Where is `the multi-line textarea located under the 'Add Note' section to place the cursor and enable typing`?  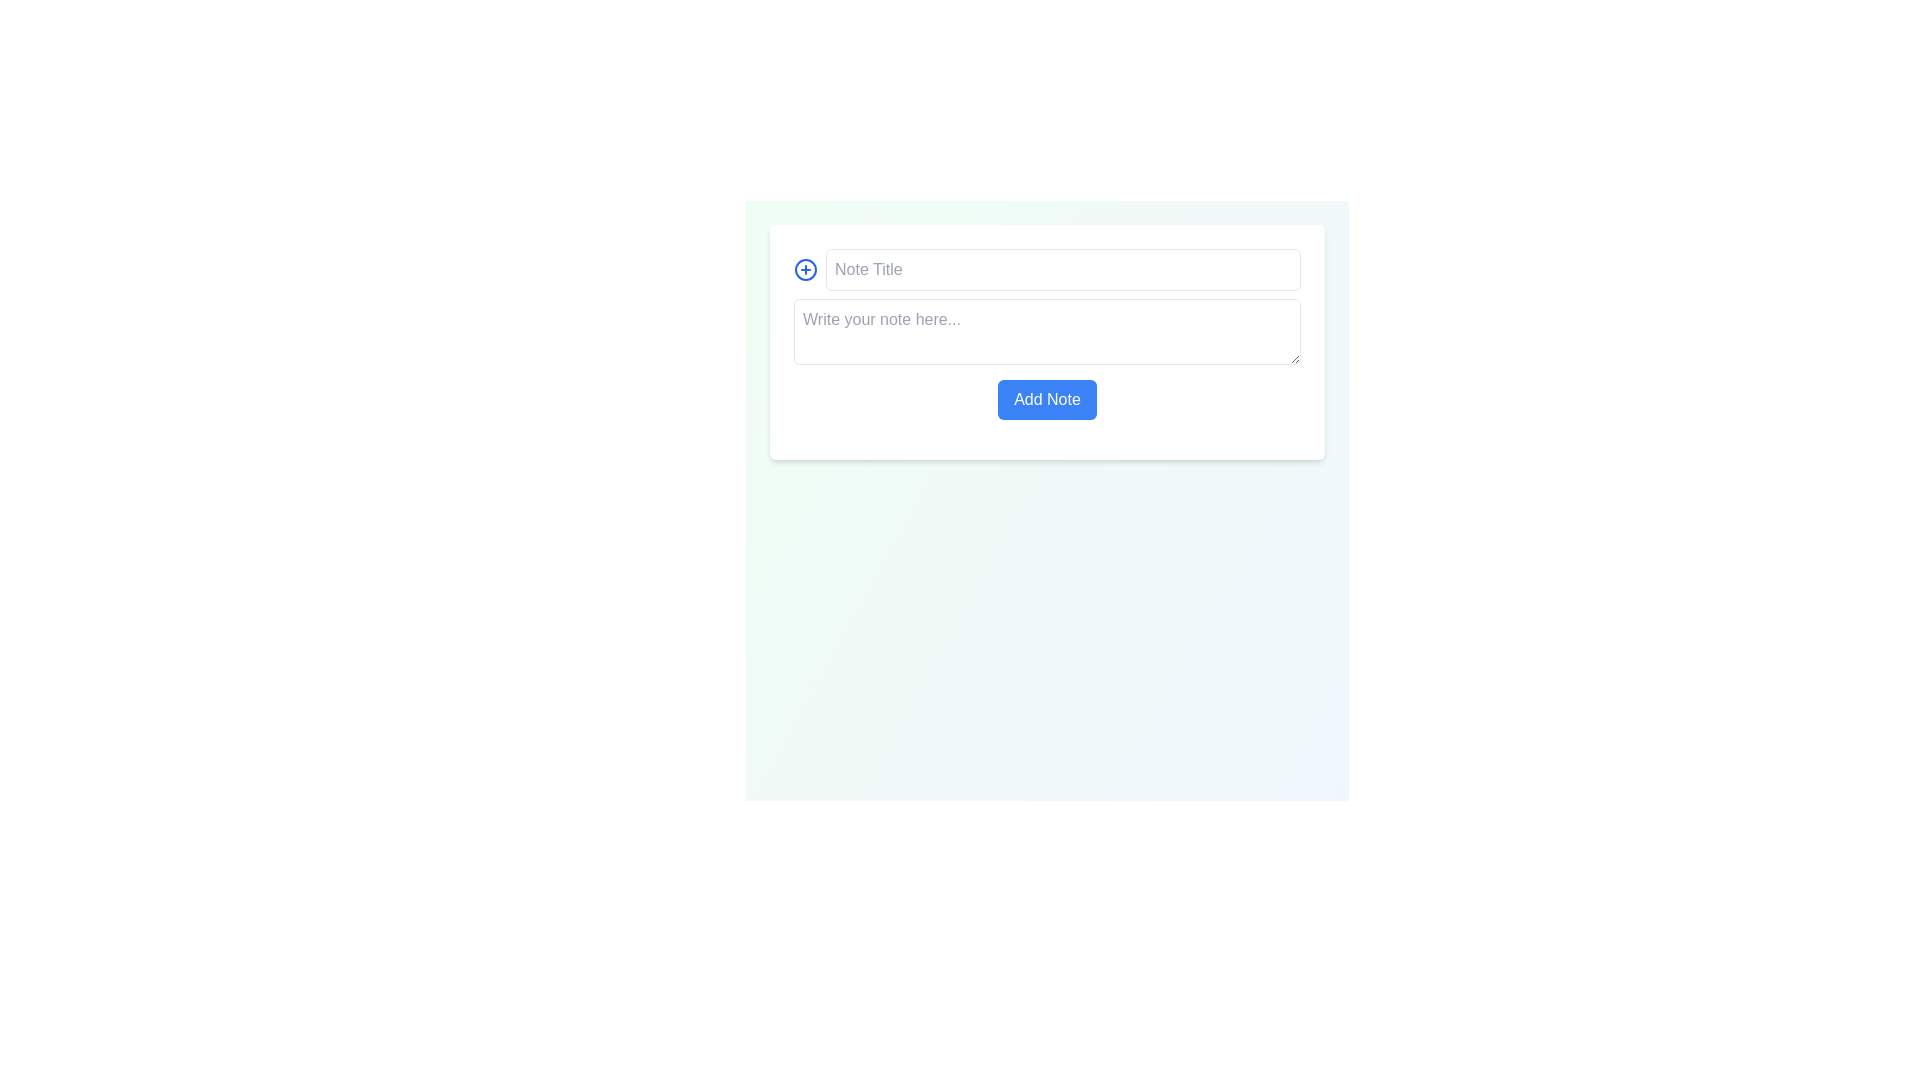
the multi-line textarea located under the 'Add Note' section to place the cursor and enable typing is located at coordinates (1046, 330).